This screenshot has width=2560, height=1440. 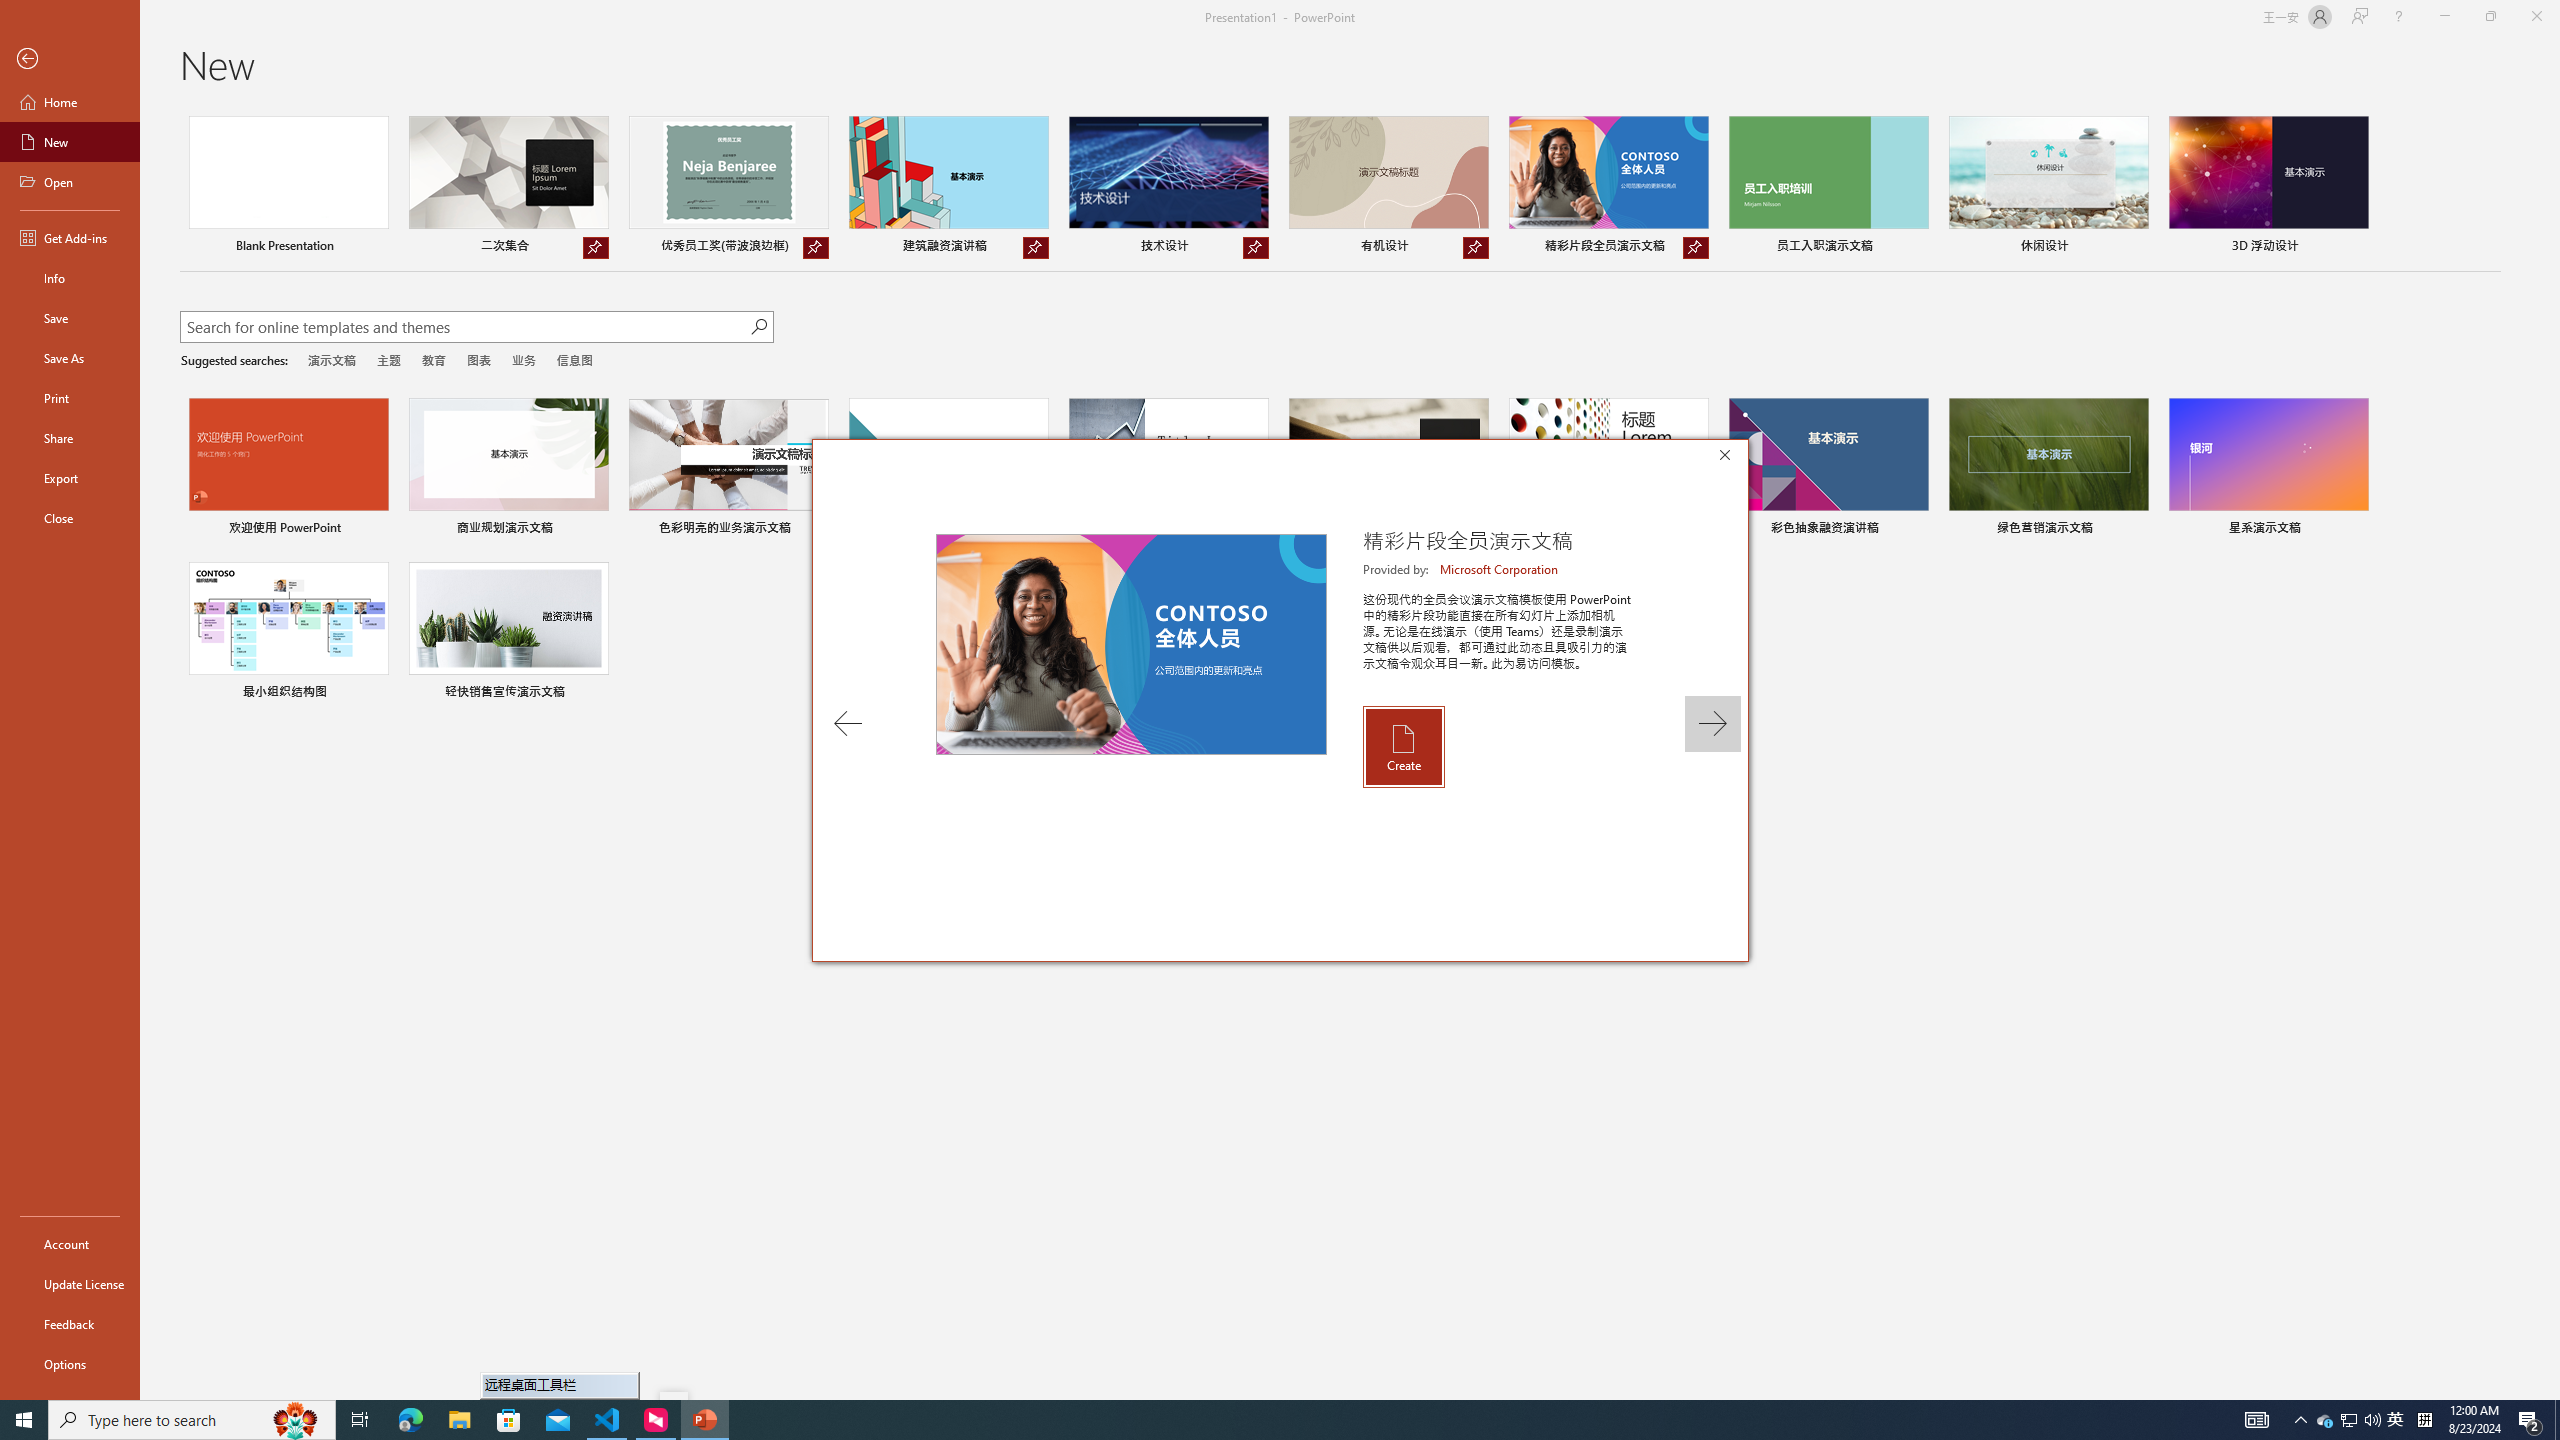 I want to click on 'Export', so click(x=69, y=478).